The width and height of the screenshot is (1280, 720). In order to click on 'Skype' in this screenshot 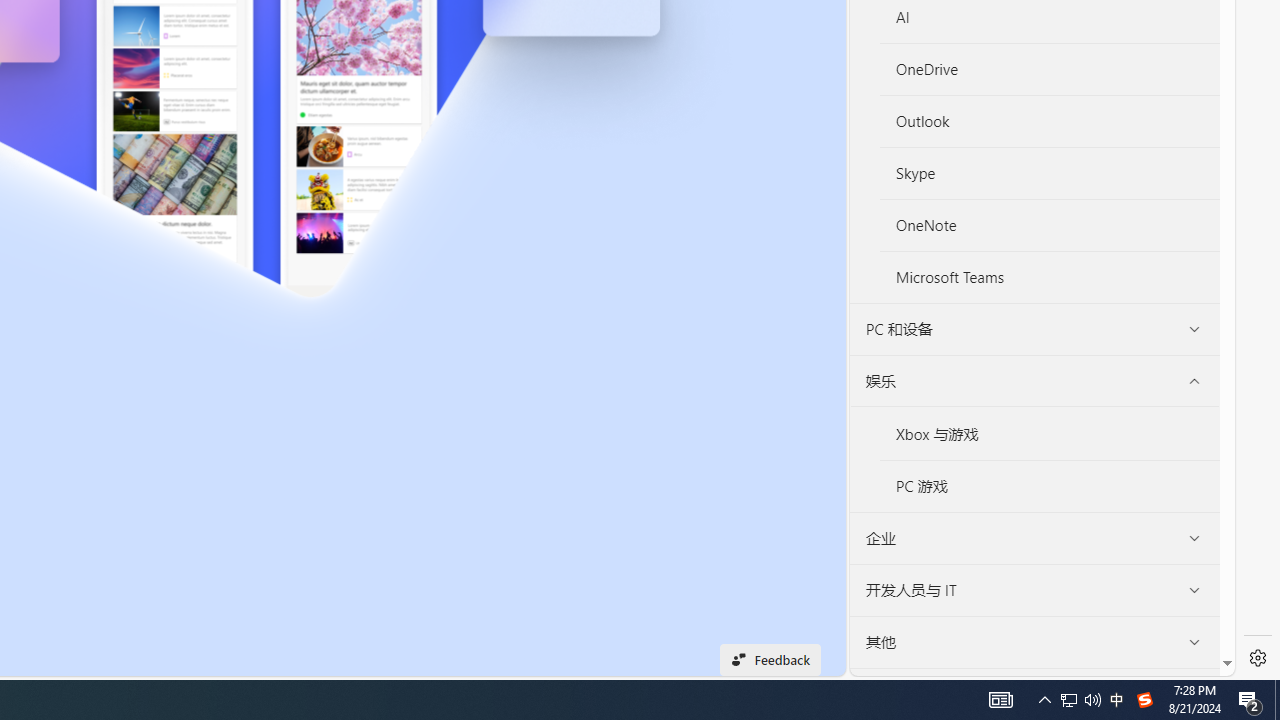, I will do `click(1049, 173)`.